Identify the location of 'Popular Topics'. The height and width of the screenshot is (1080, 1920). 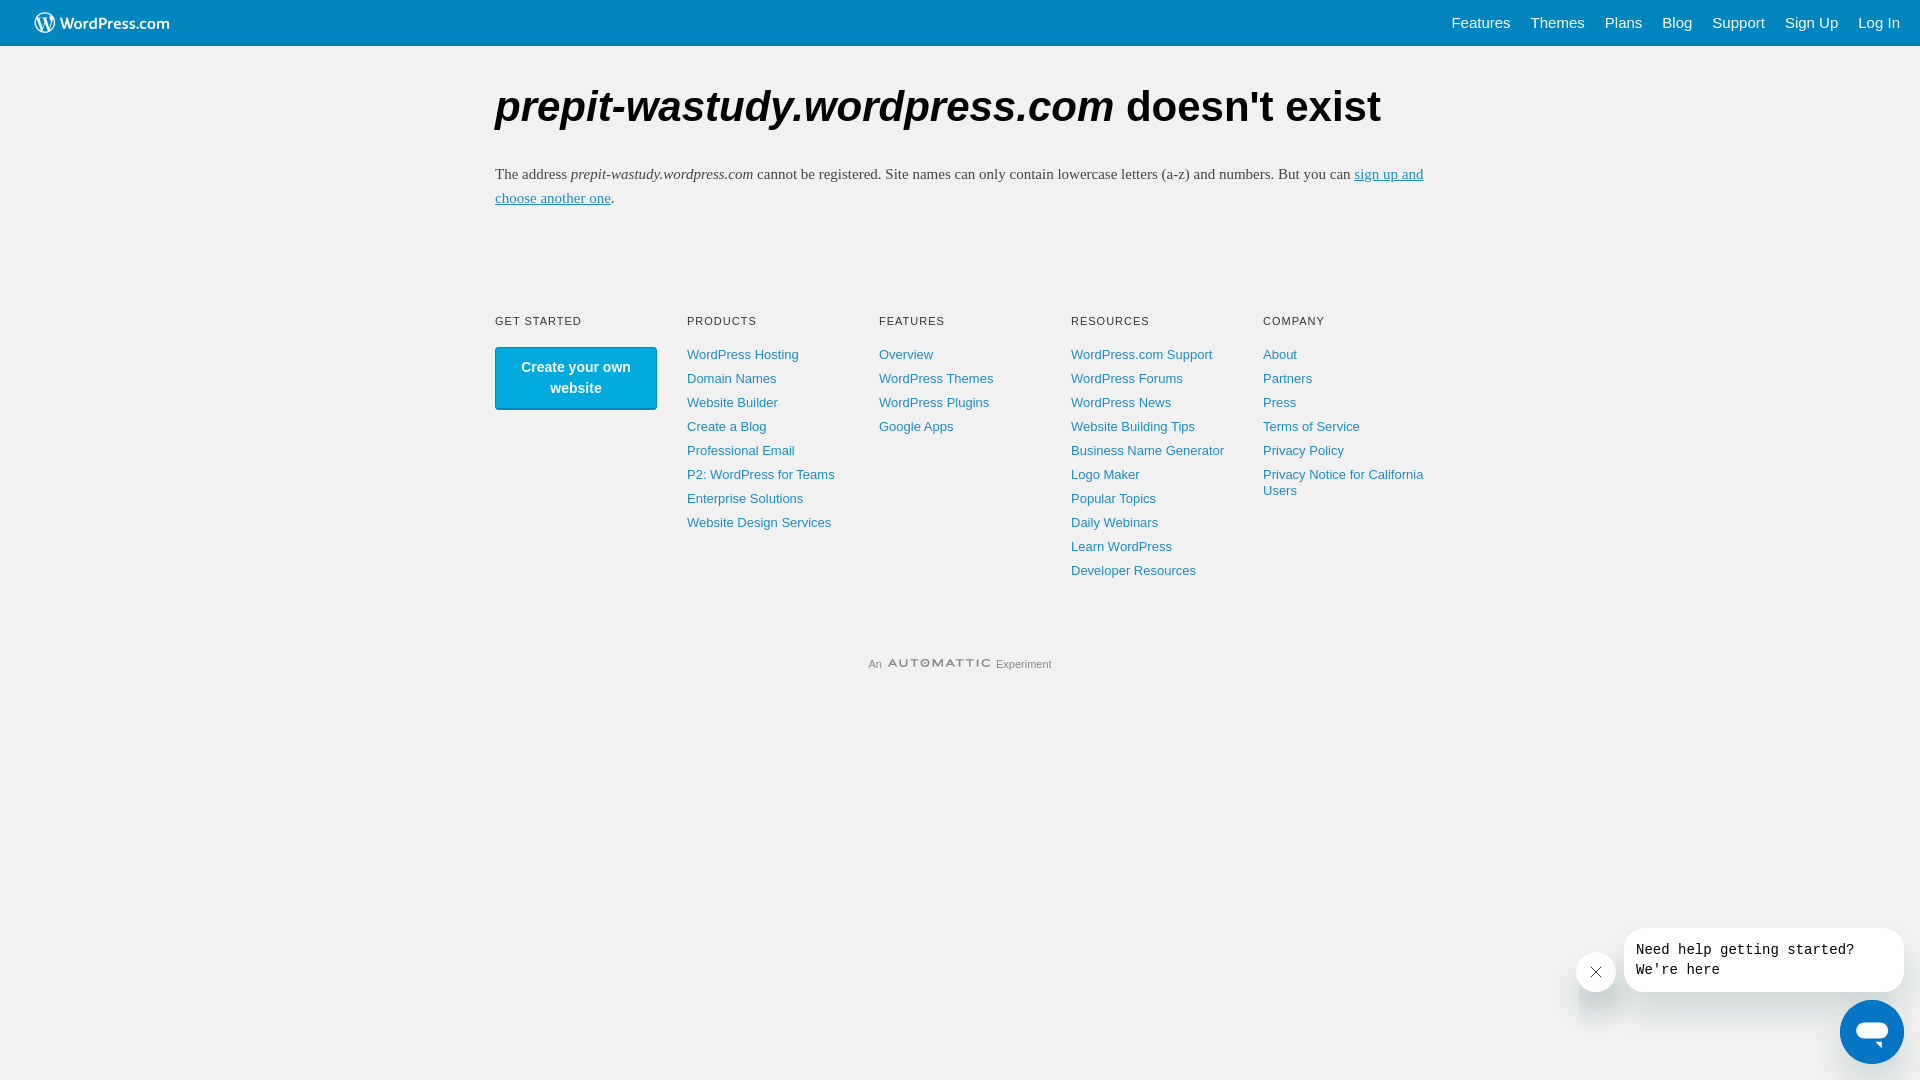
(1069, 497).